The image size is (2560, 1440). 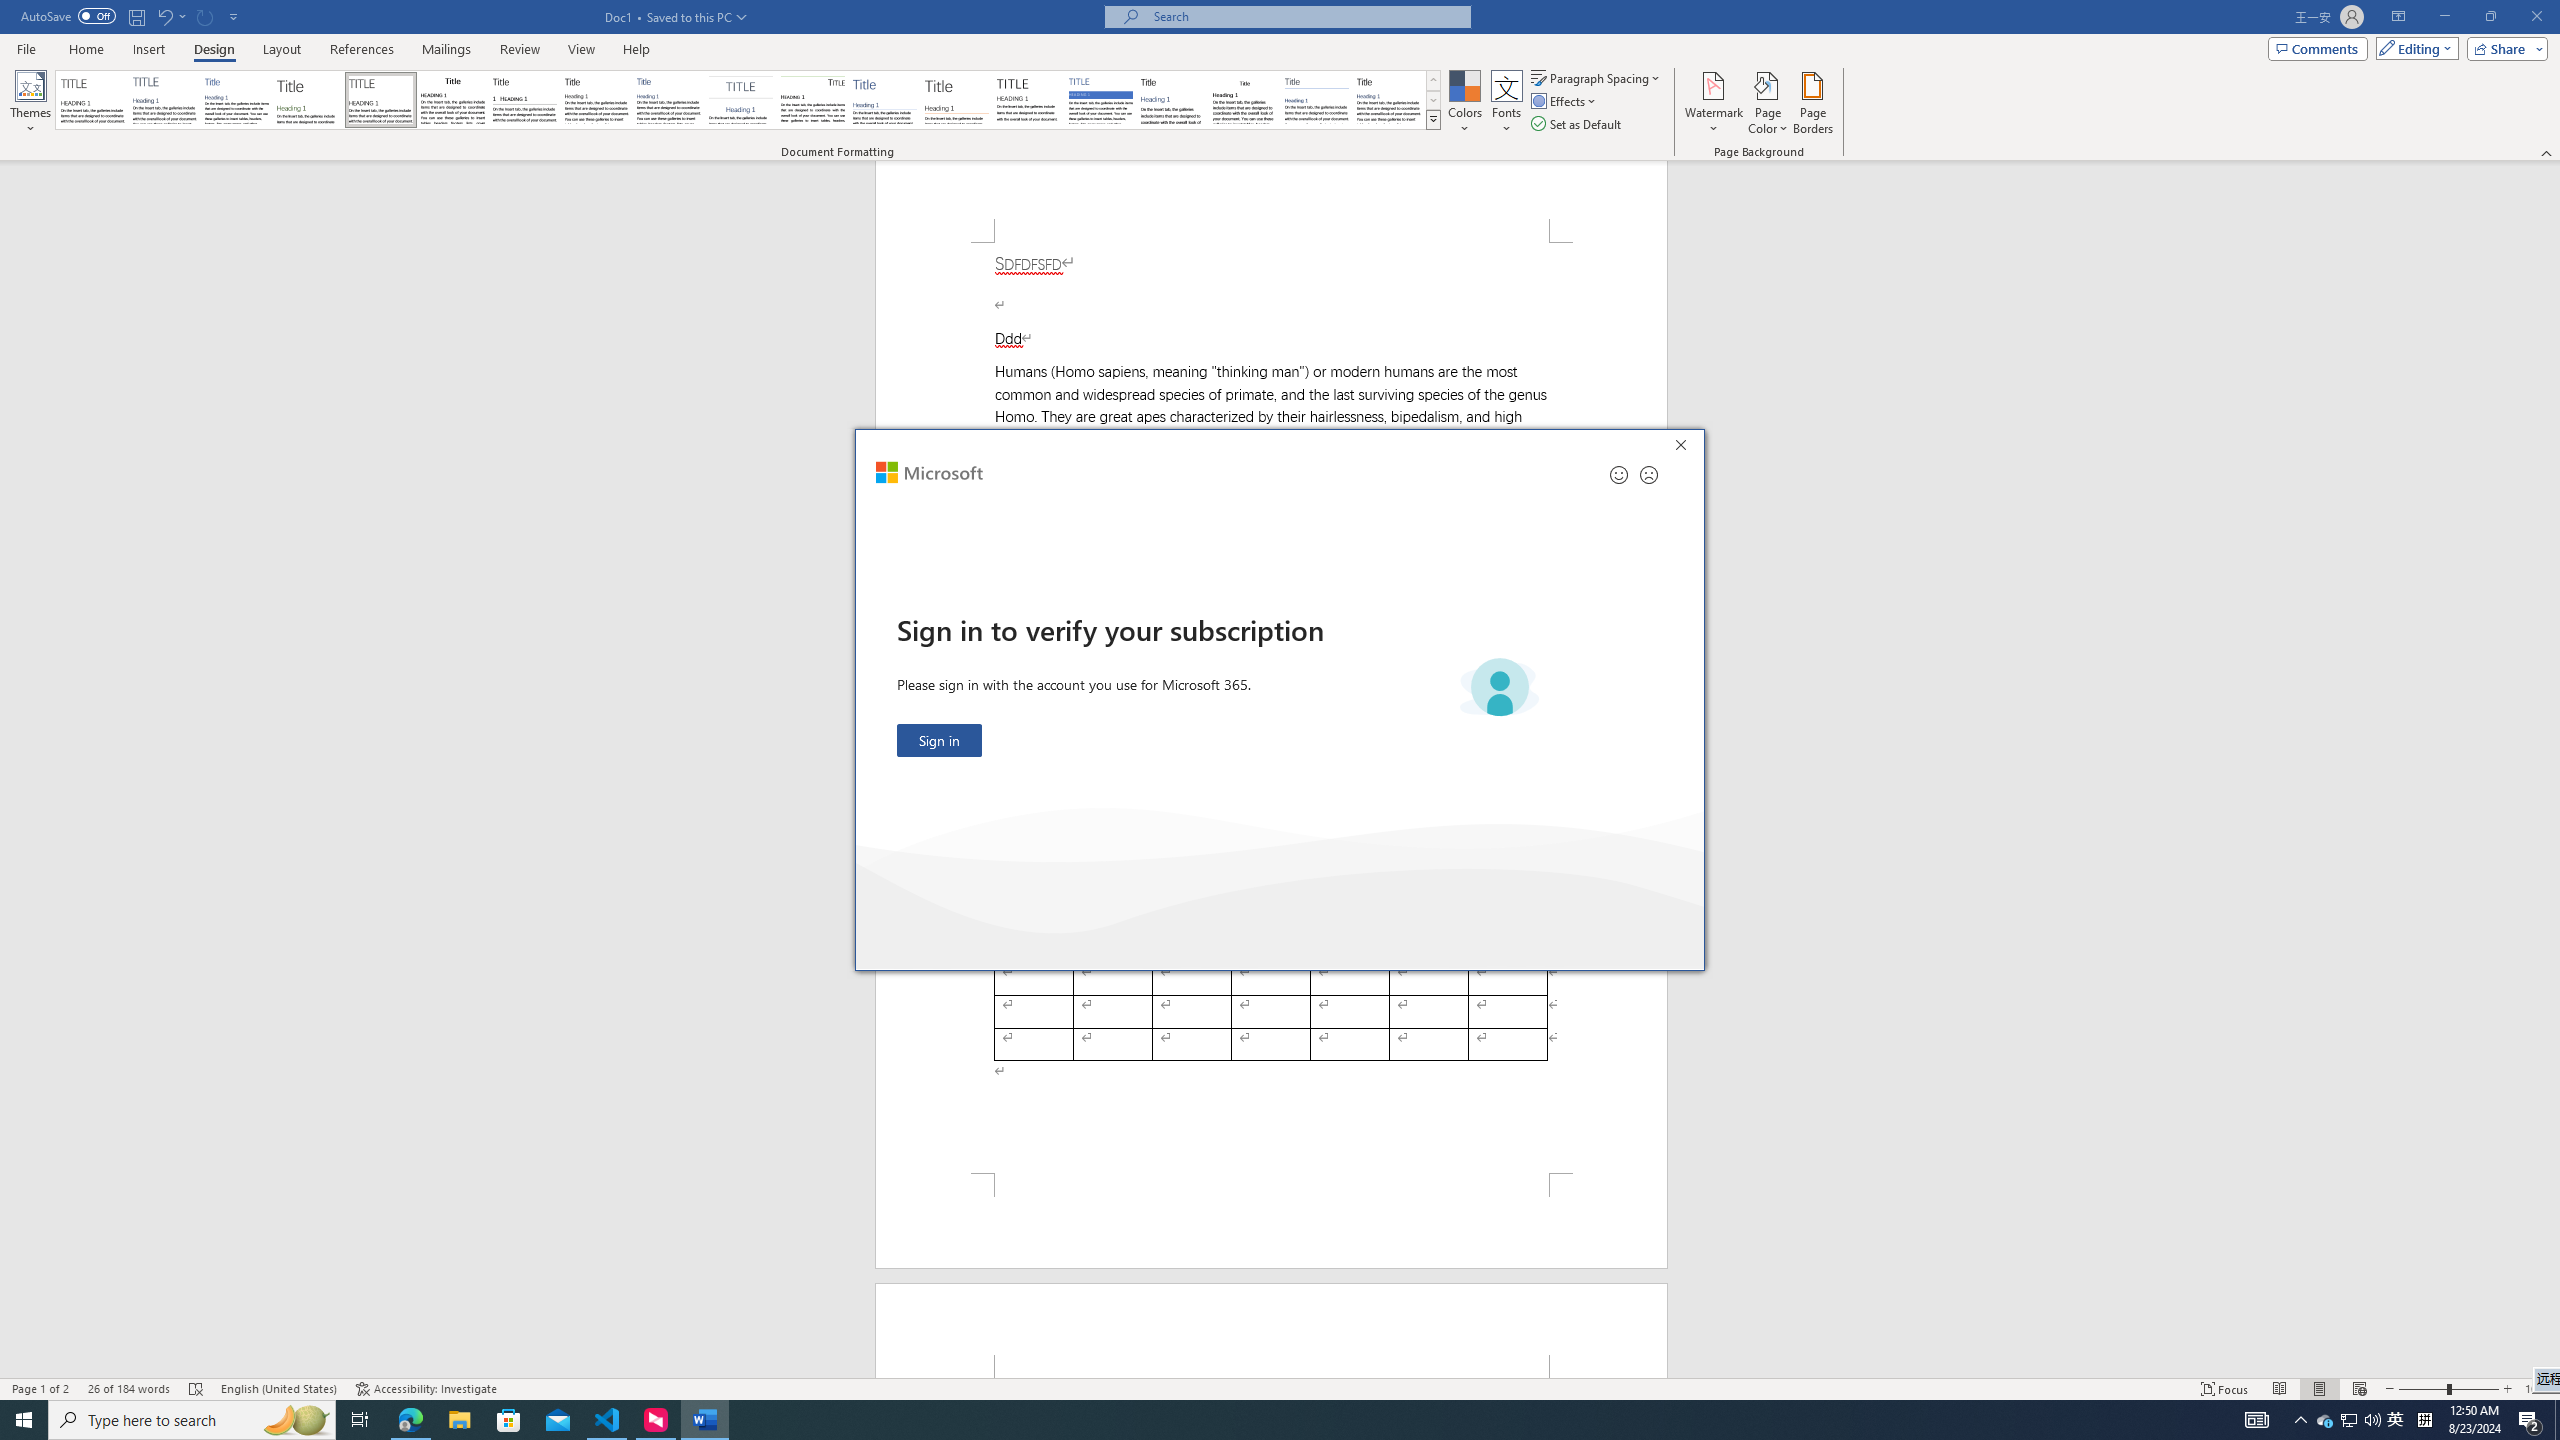 I want to click on 'Word 2013', so click(x=1390, y=99).